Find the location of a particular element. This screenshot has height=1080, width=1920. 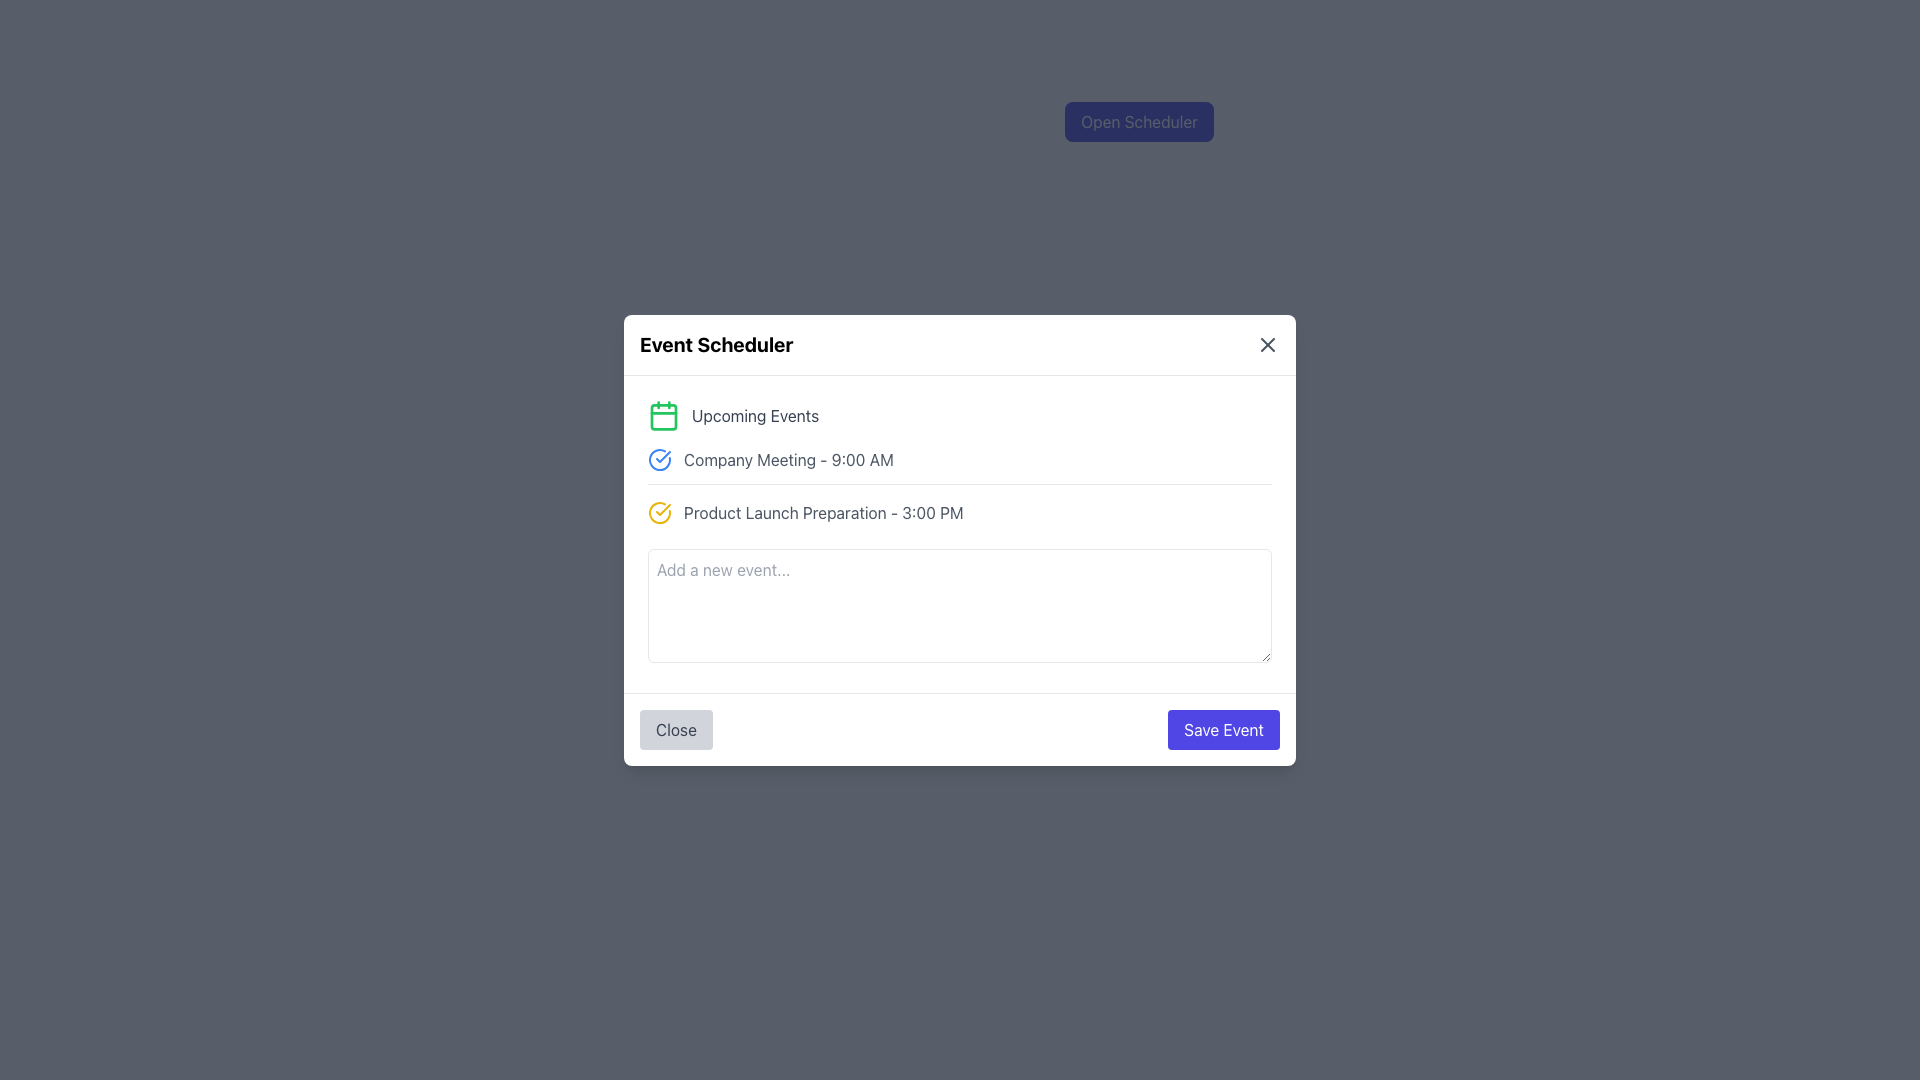

the blue circular checkmark icon located at the leftmost side of the row displaying 'Company Meeting - 9:00 AM' in the 'Event Scheduler' dialog box is located at coordinates (660, 459).